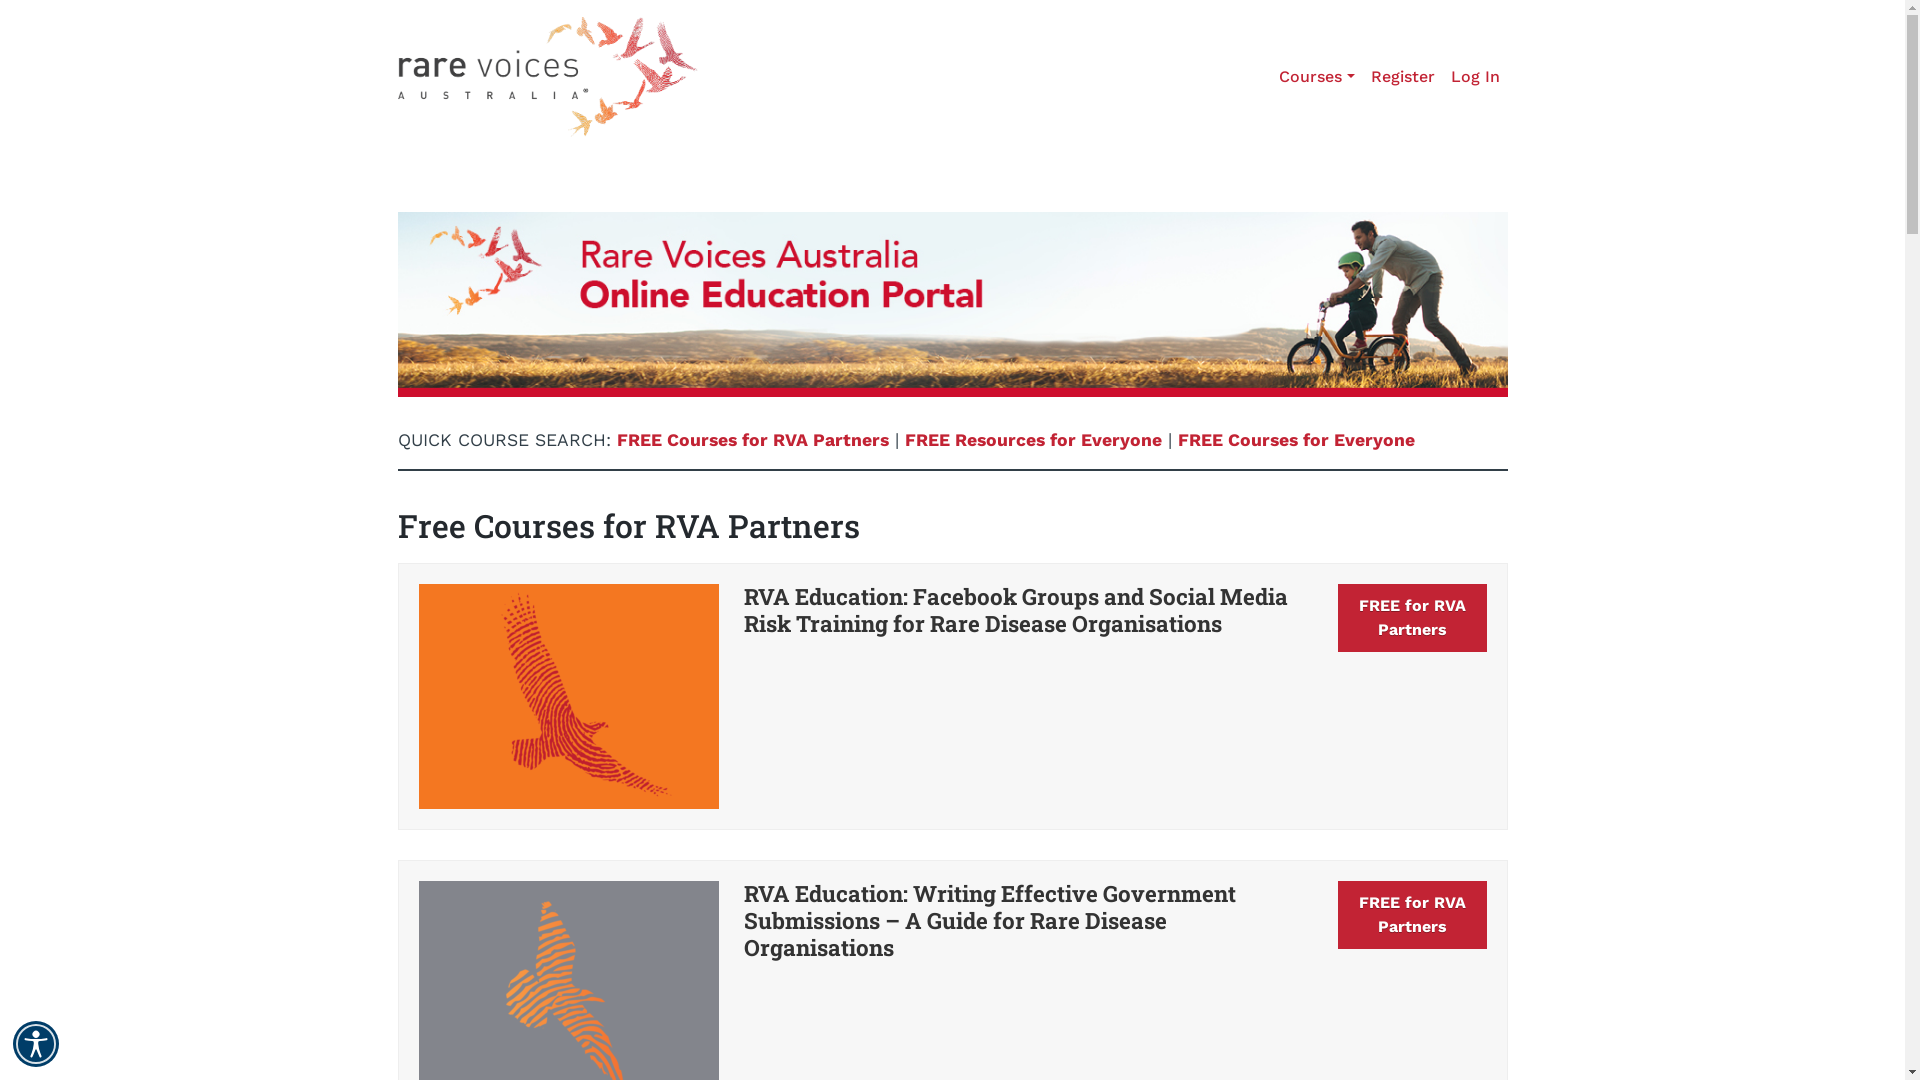 This screenshot has height=1080, width=1920. What do you see at coordinates (1316, 76) in the screenshot?
I see `'Courses'` at bounding box center [1316, 76].